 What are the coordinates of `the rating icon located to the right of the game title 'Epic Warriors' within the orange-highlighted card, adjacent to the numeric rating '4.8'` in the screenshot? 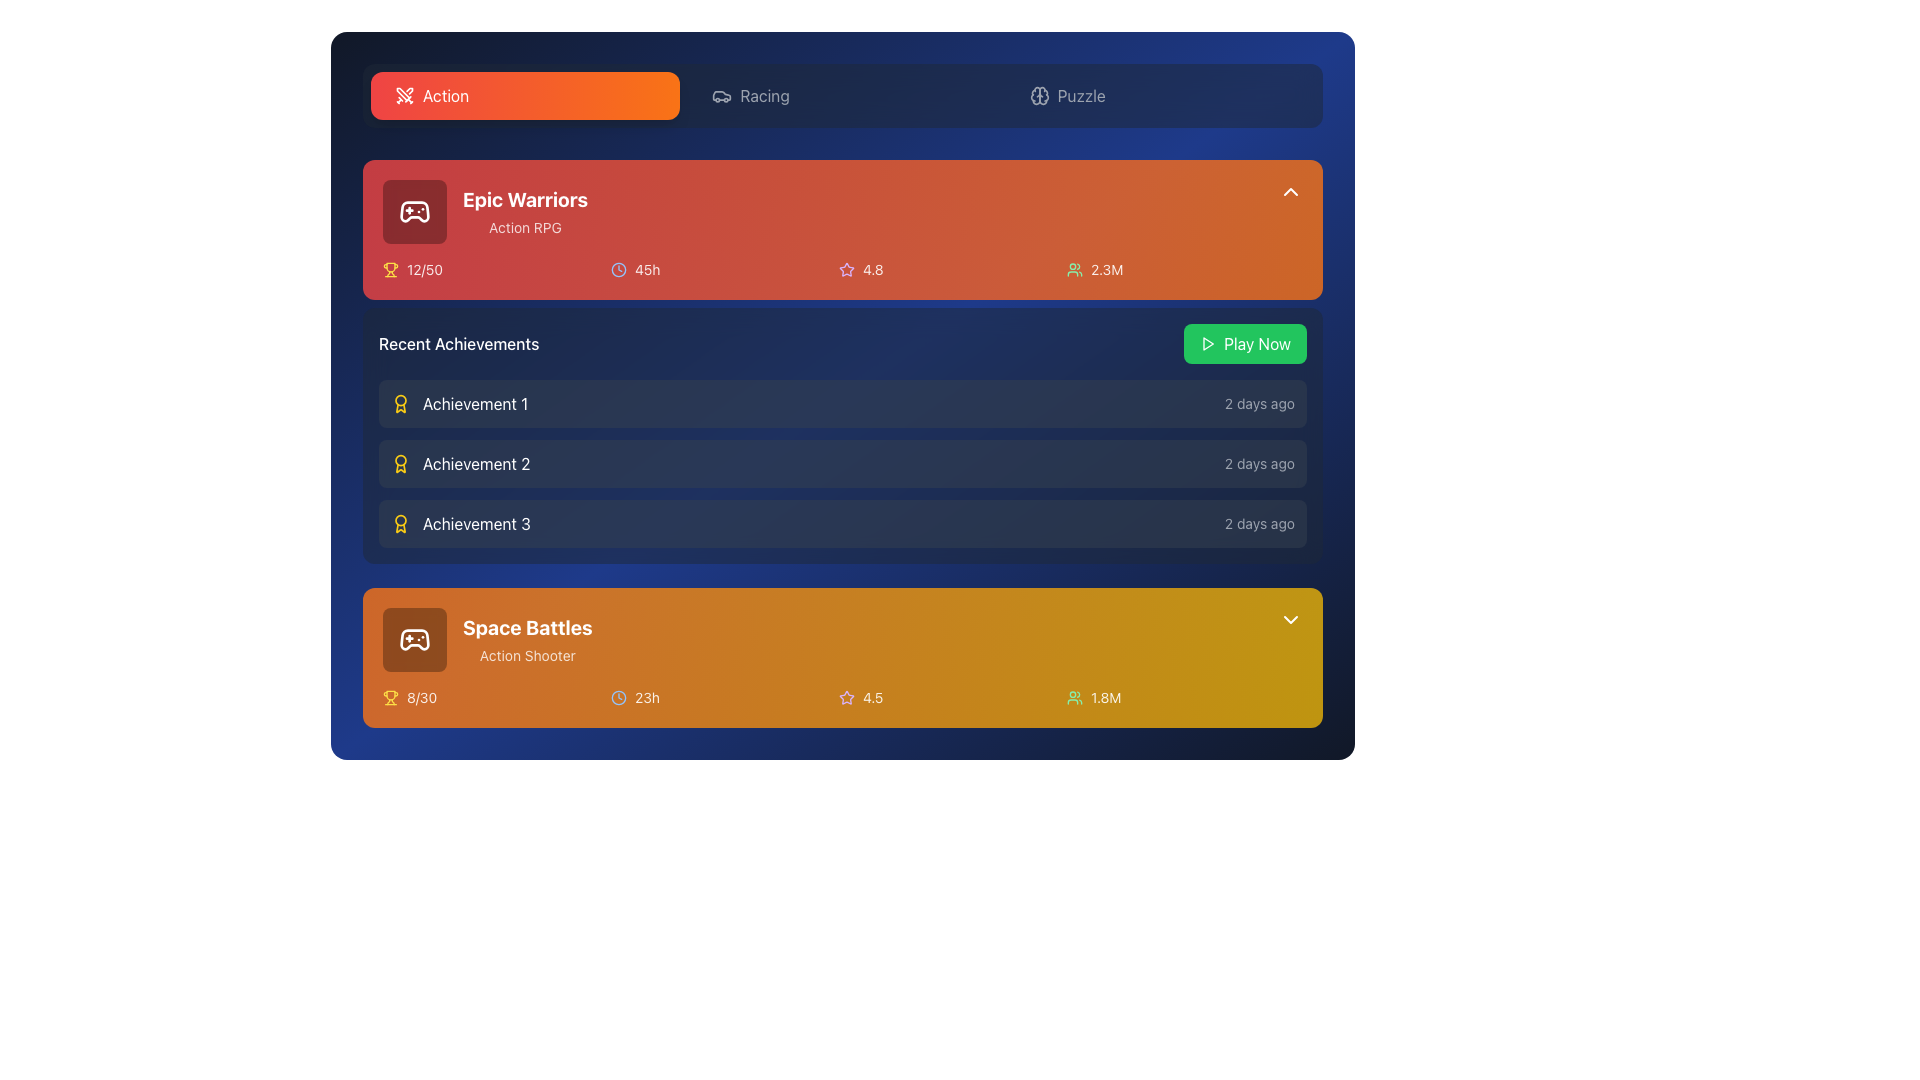 It's located at (846, 268).